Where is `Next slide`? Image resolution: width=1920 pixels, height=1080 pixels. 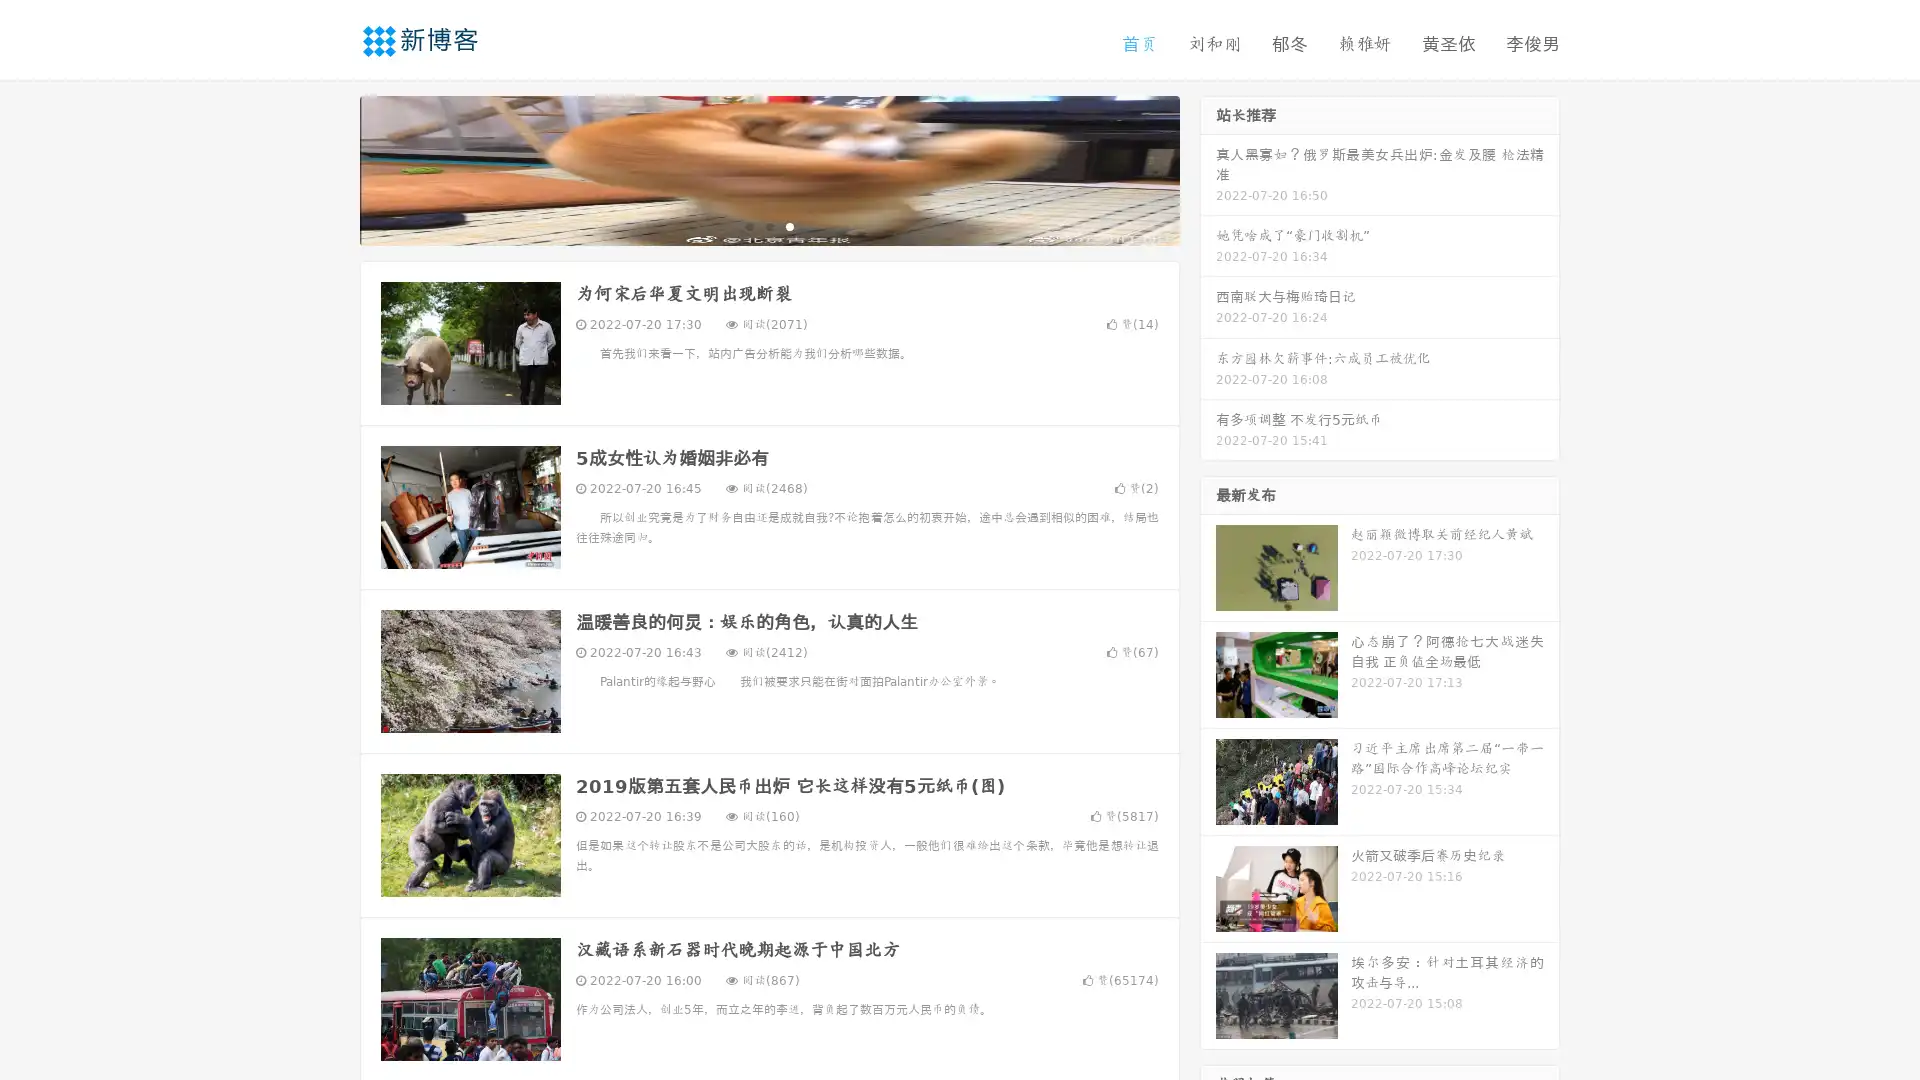
Next slide is located at coordinates (1208, 168).